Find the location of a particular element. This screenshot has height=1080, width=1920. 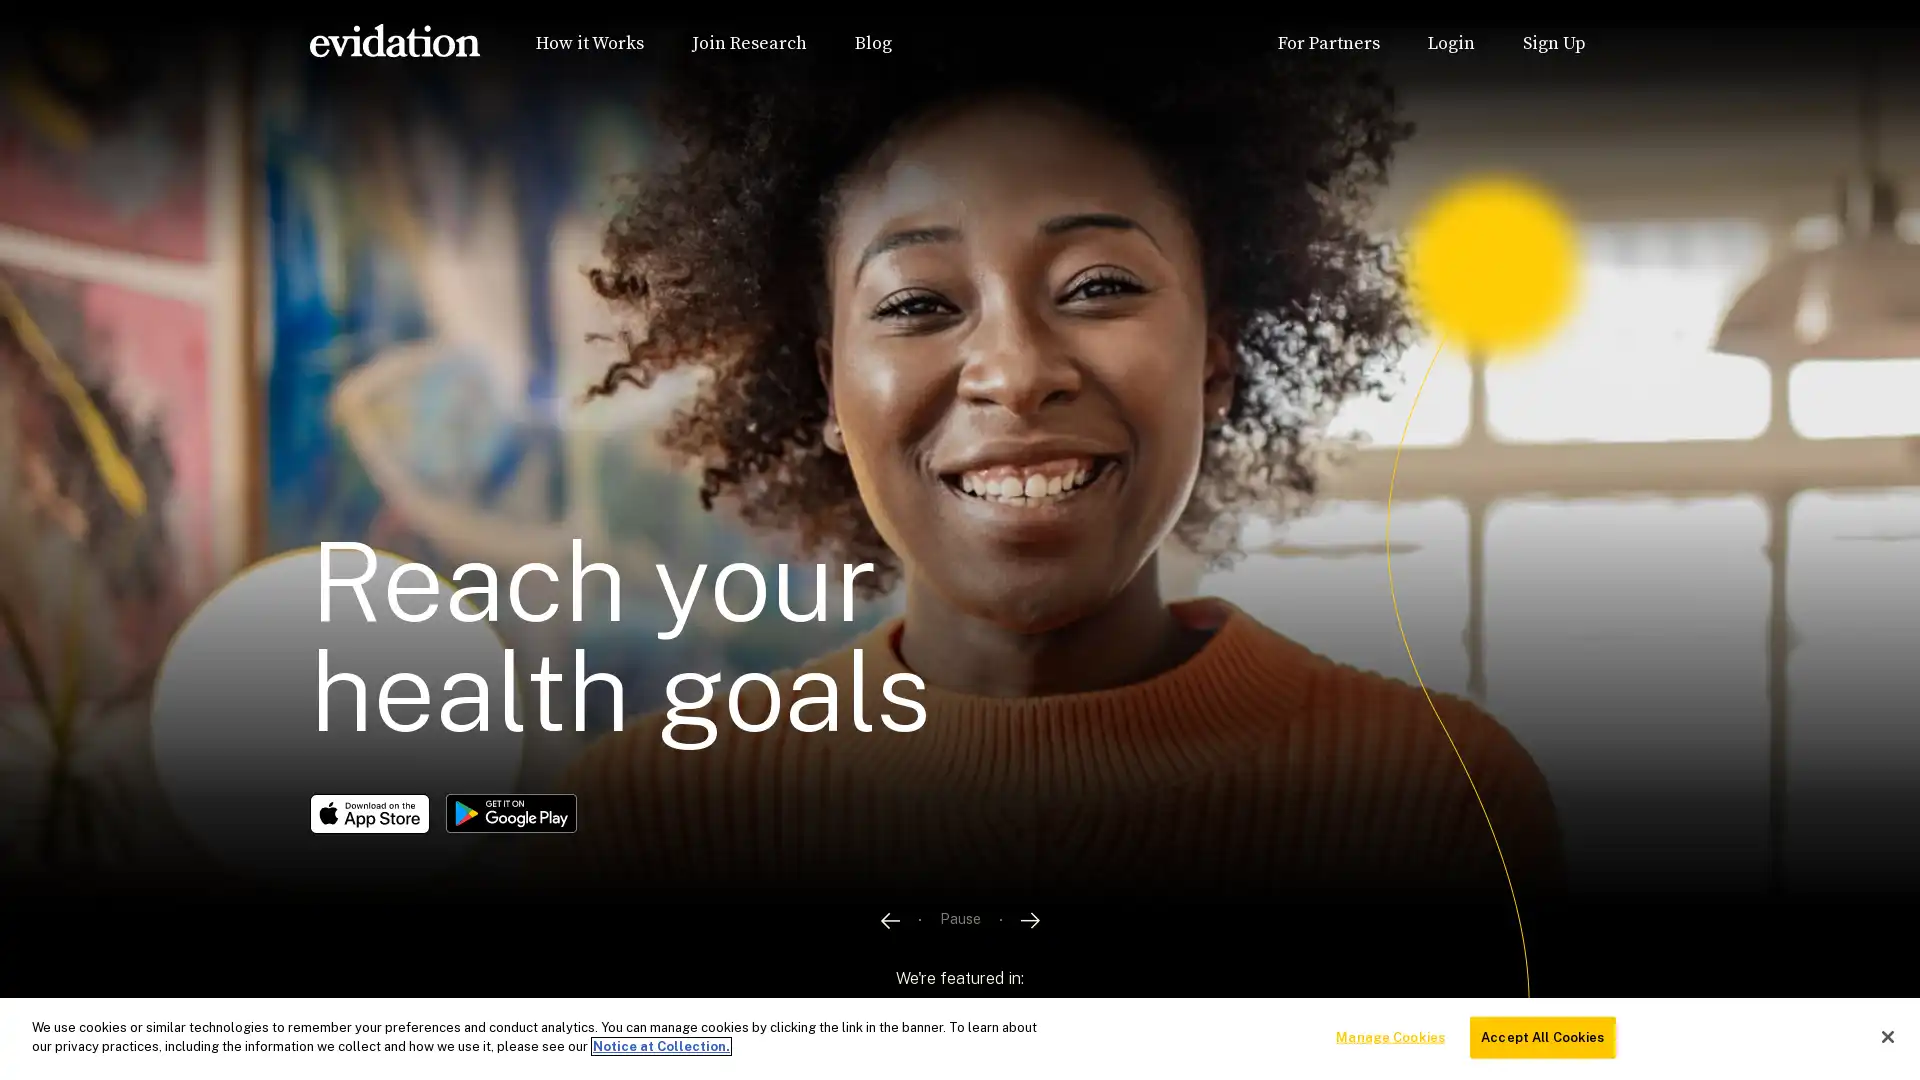

Accept All Cookies is located at coordinates (1541, 1036).